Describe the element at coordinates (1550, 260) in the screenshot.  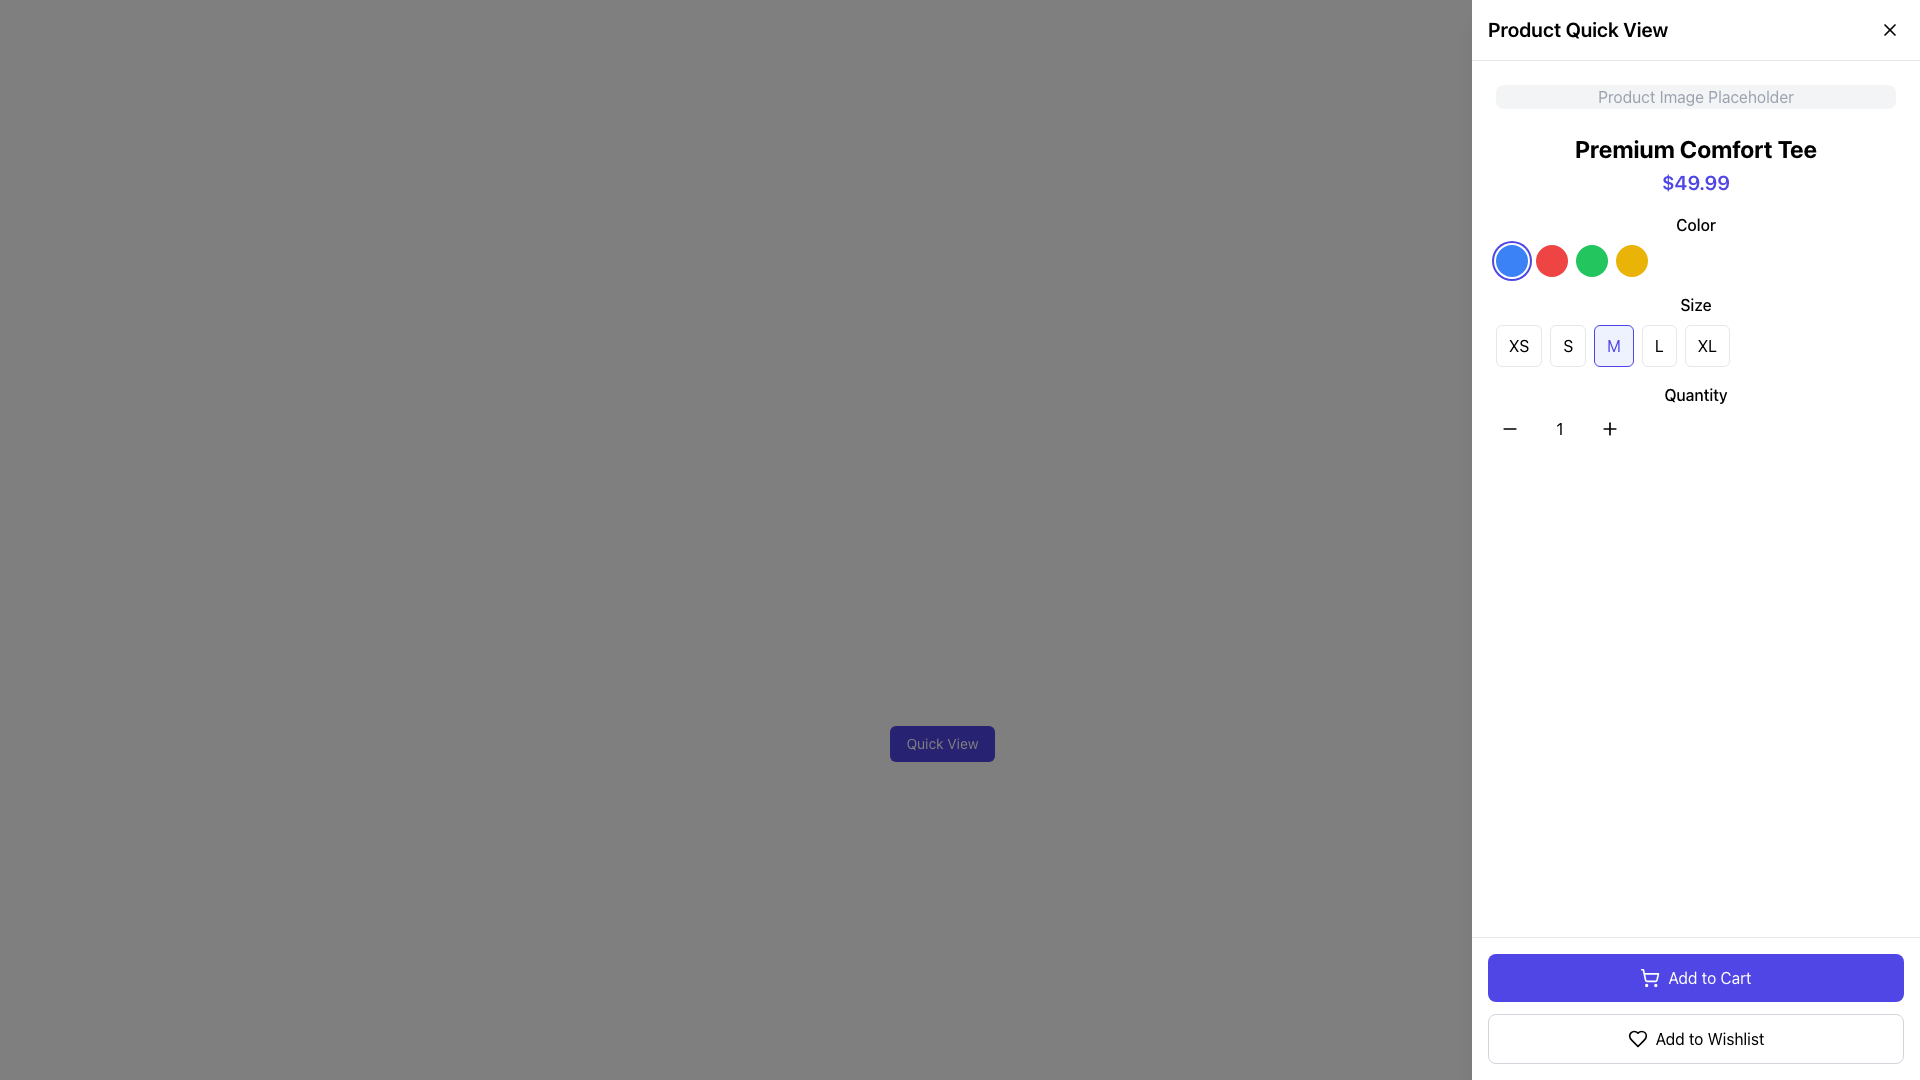
I see `the small circular red button located under the text 'Color'` at that location.